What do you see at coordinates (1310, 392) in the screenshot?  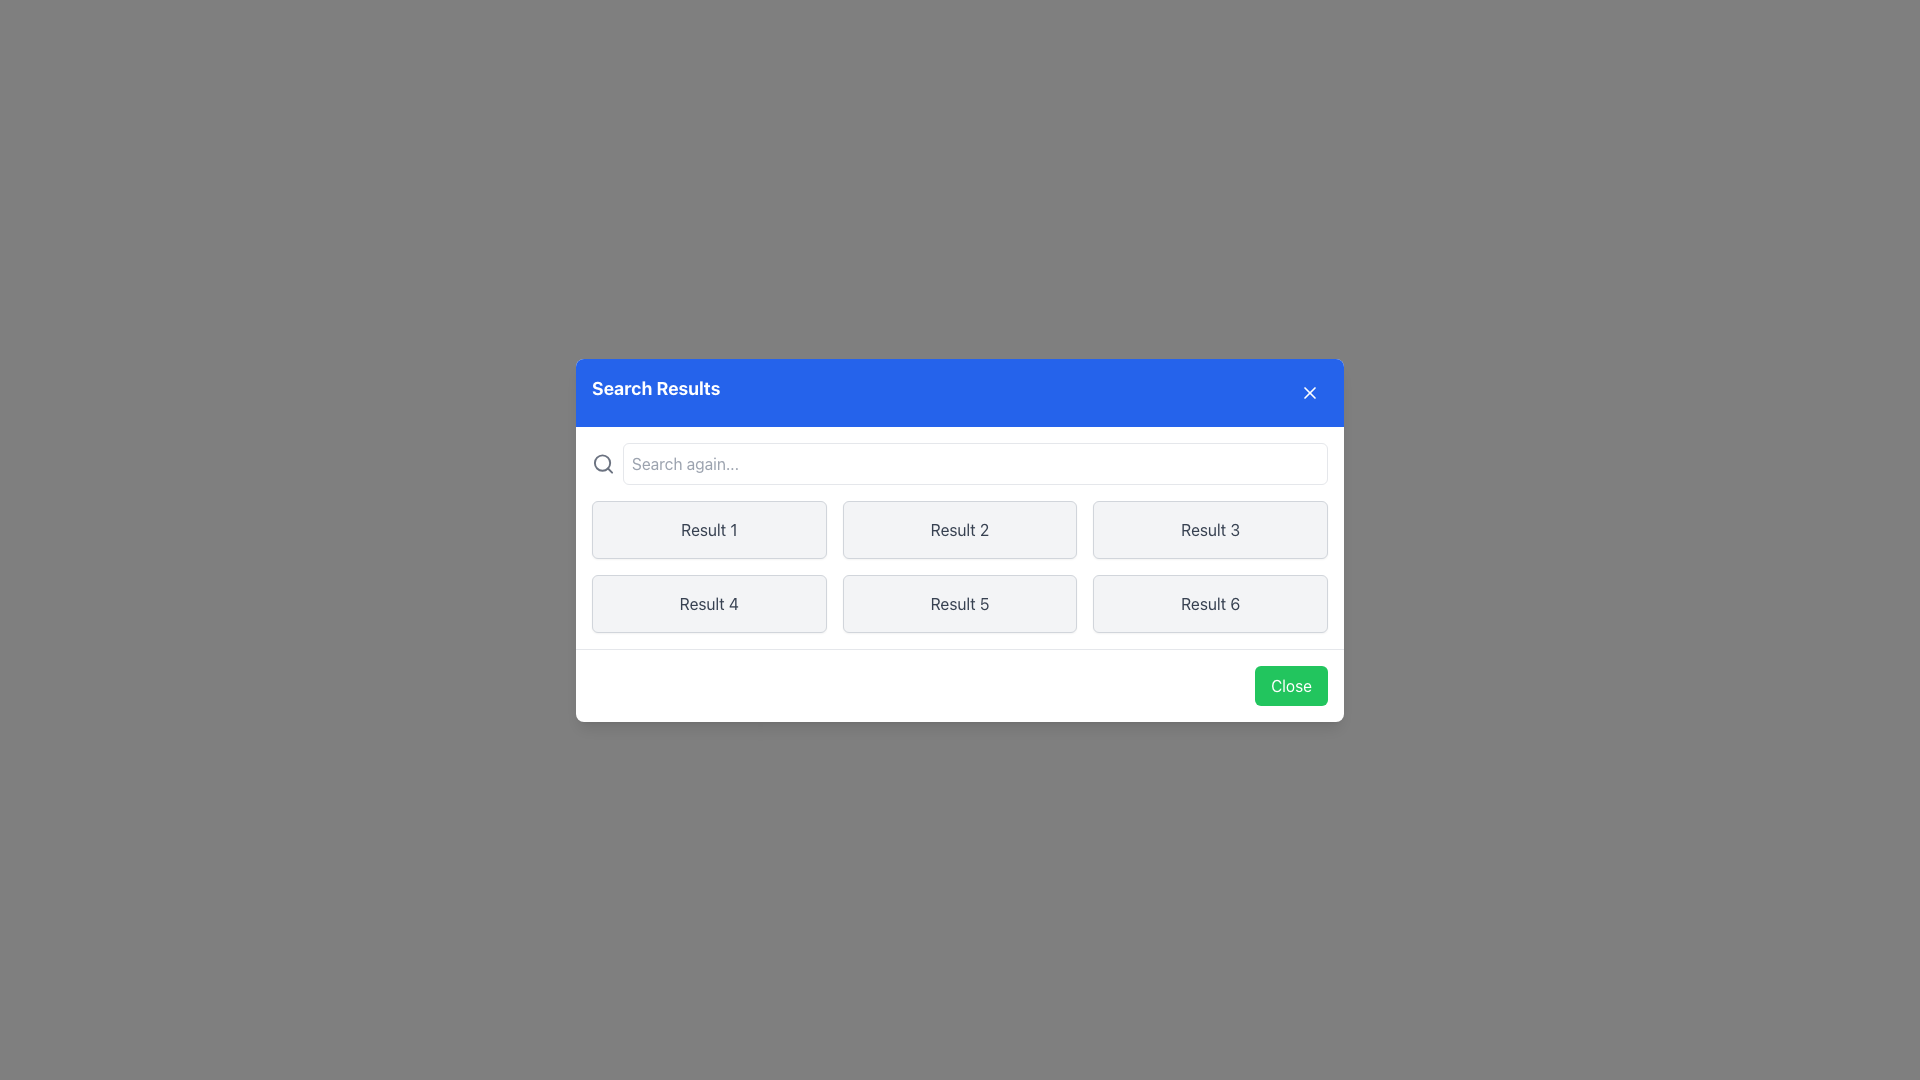 I see `the circular blue button with a white 'X' icon located on the far-right side of the 'Search Results' header` at bounding box center [1310, 392].